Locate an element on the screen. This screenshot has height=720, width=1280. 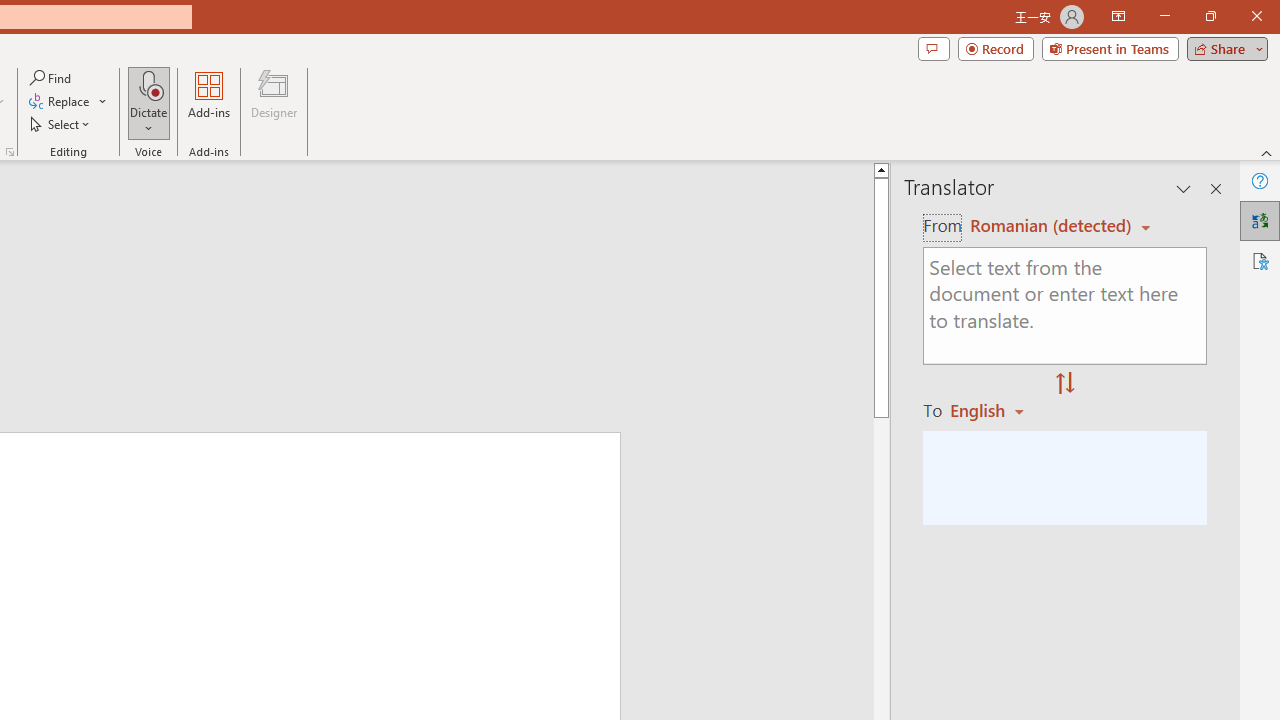
'Replace...' is located at coordinates (60, 101).